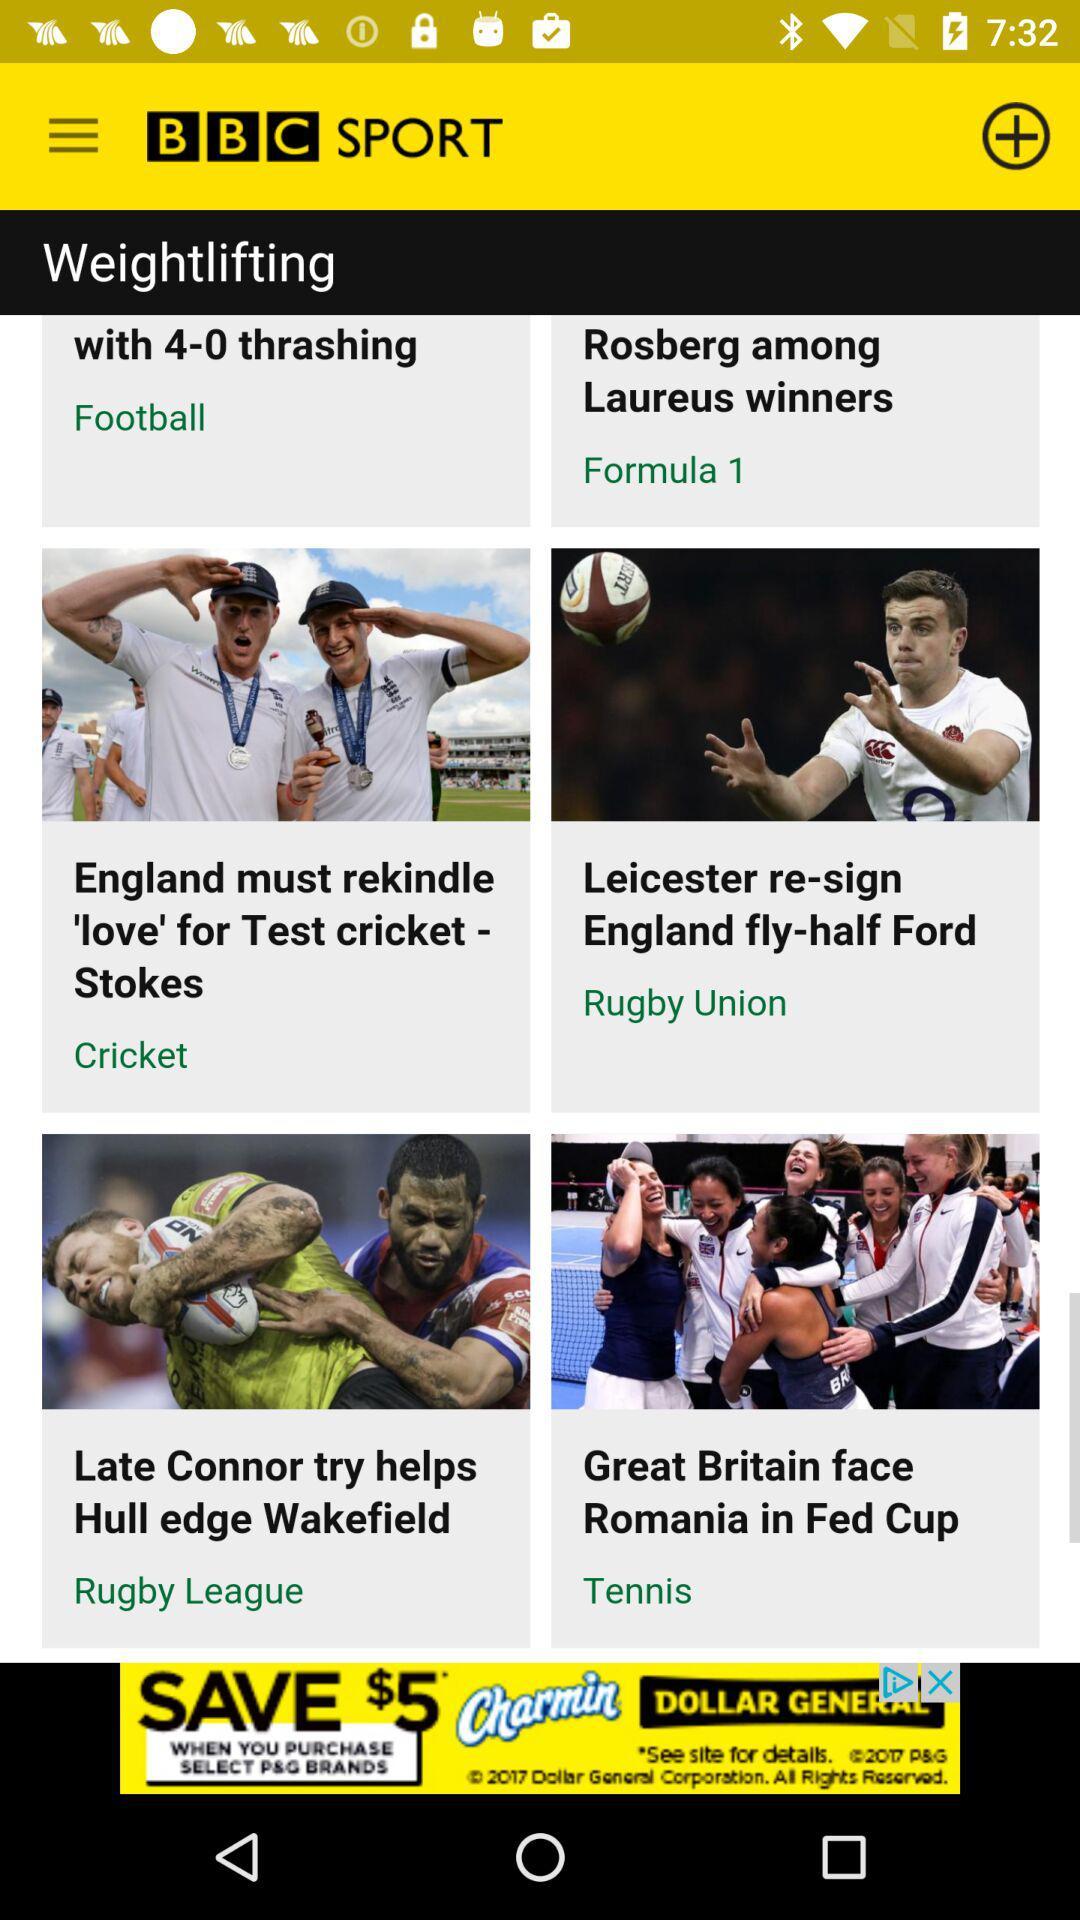 The height and width of the screenshot is (1920, 1080). What do you see at coordinates (540, 935) in the screenshot?
I see `games` at bounding box center [540, 935].